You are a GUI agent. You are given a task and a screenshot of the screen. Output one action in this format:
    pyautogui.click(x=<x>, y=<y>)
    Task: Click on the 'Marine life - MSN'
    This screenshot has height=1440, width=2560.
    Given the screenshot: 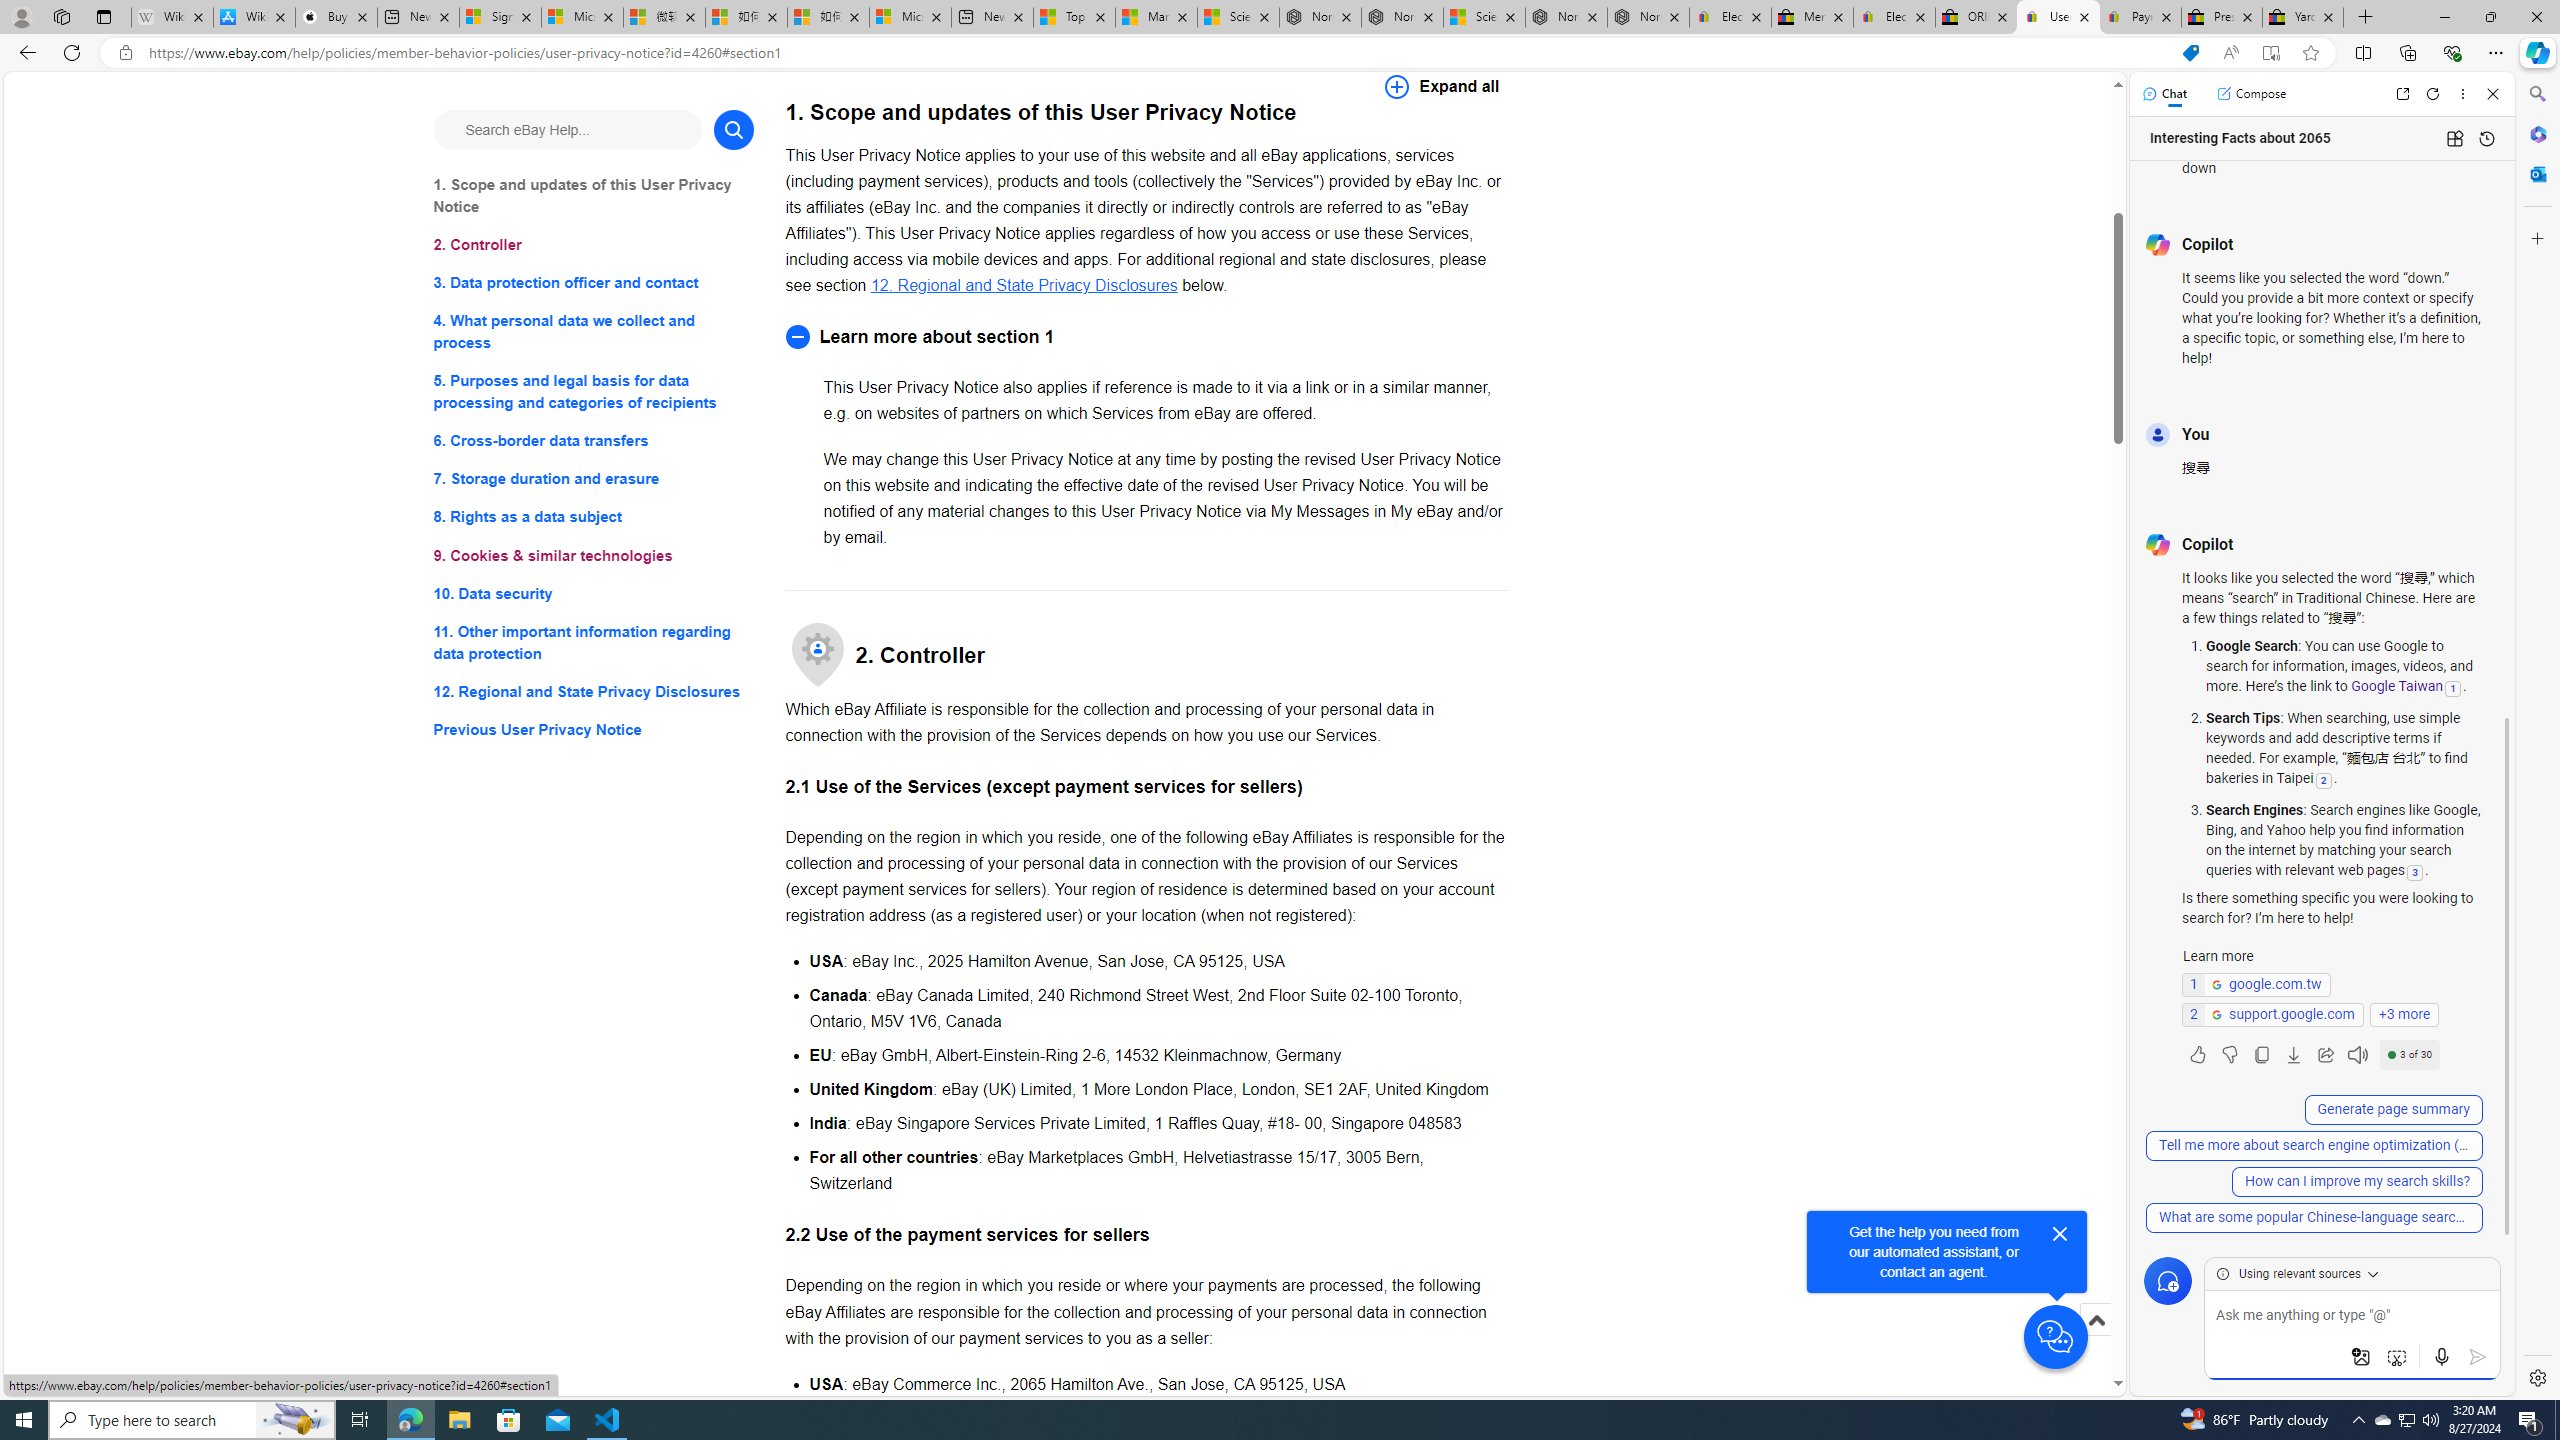 What is the action you would take?
    pyautogui.click(x=1154, y=16)
    